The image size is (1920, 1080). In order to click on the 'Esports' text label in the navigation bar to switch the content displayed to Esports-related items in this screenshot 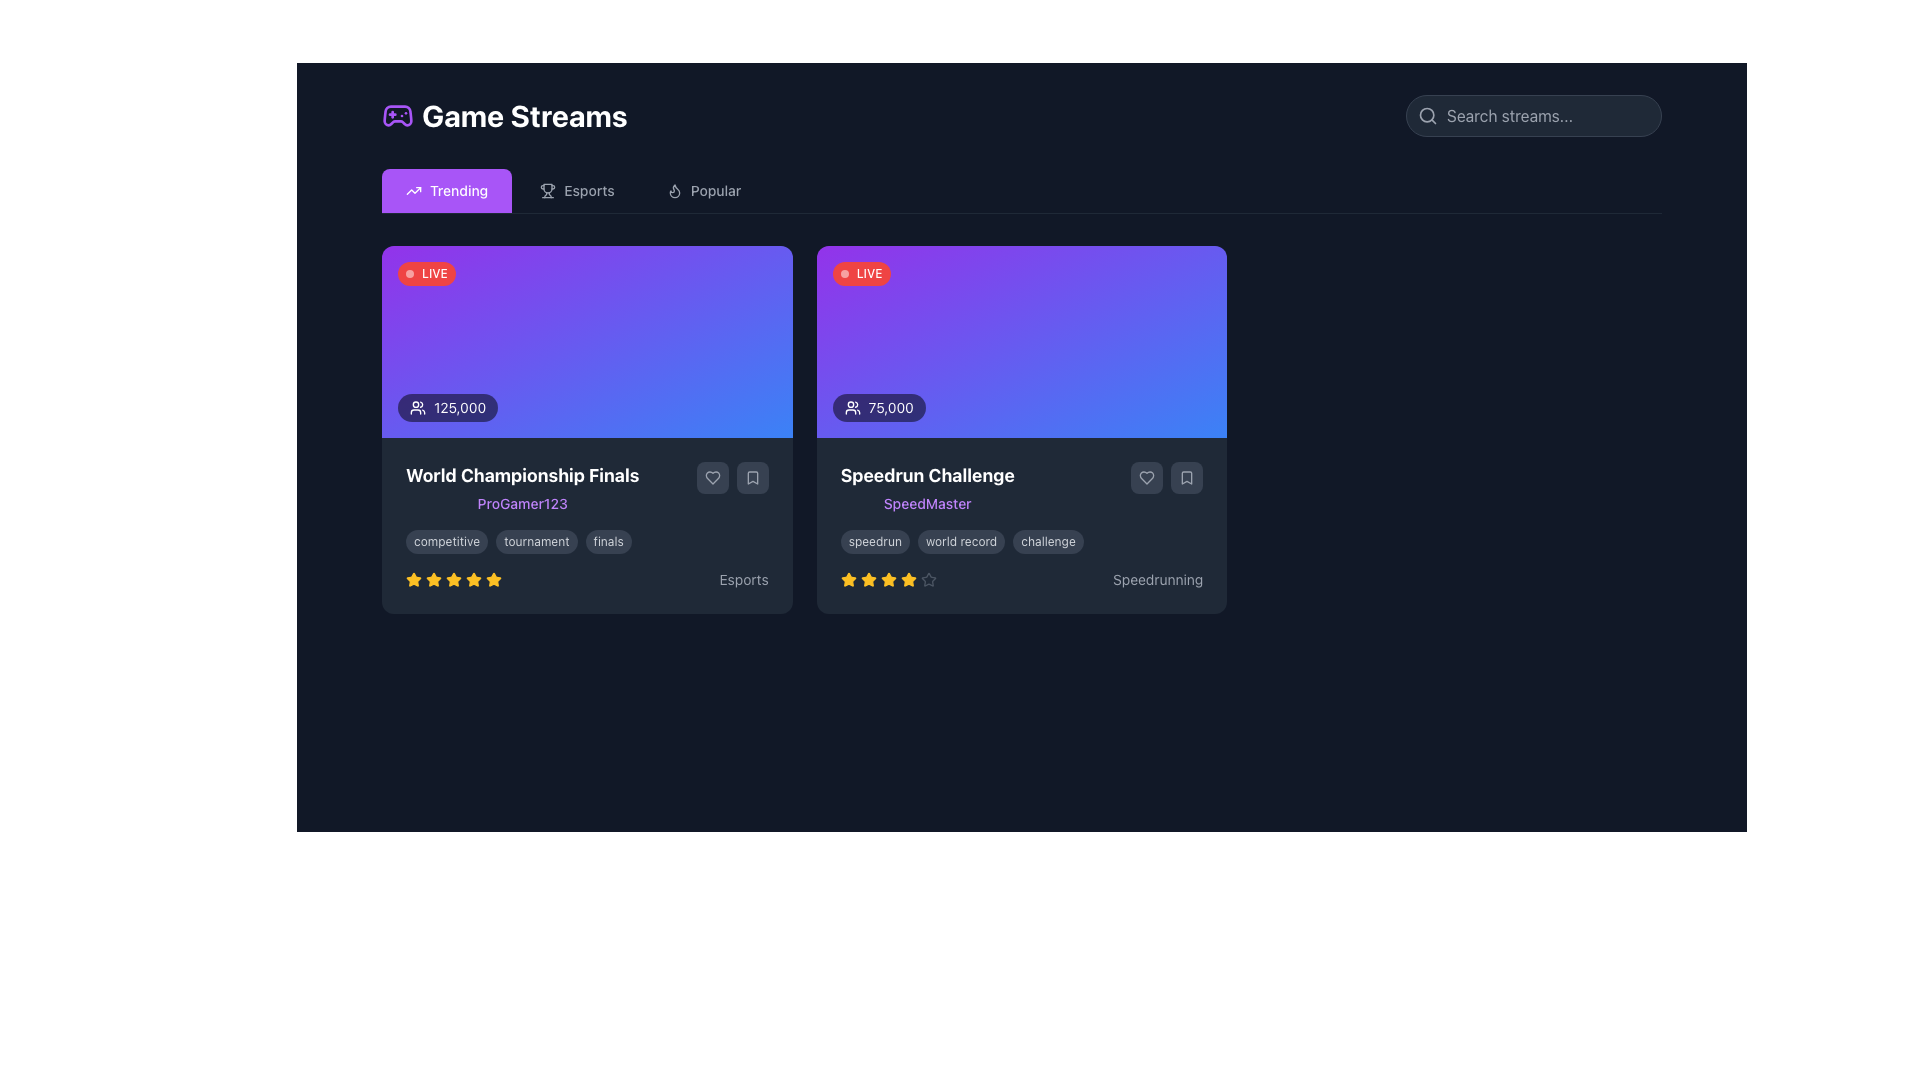, I will do `click(588, 191)`.